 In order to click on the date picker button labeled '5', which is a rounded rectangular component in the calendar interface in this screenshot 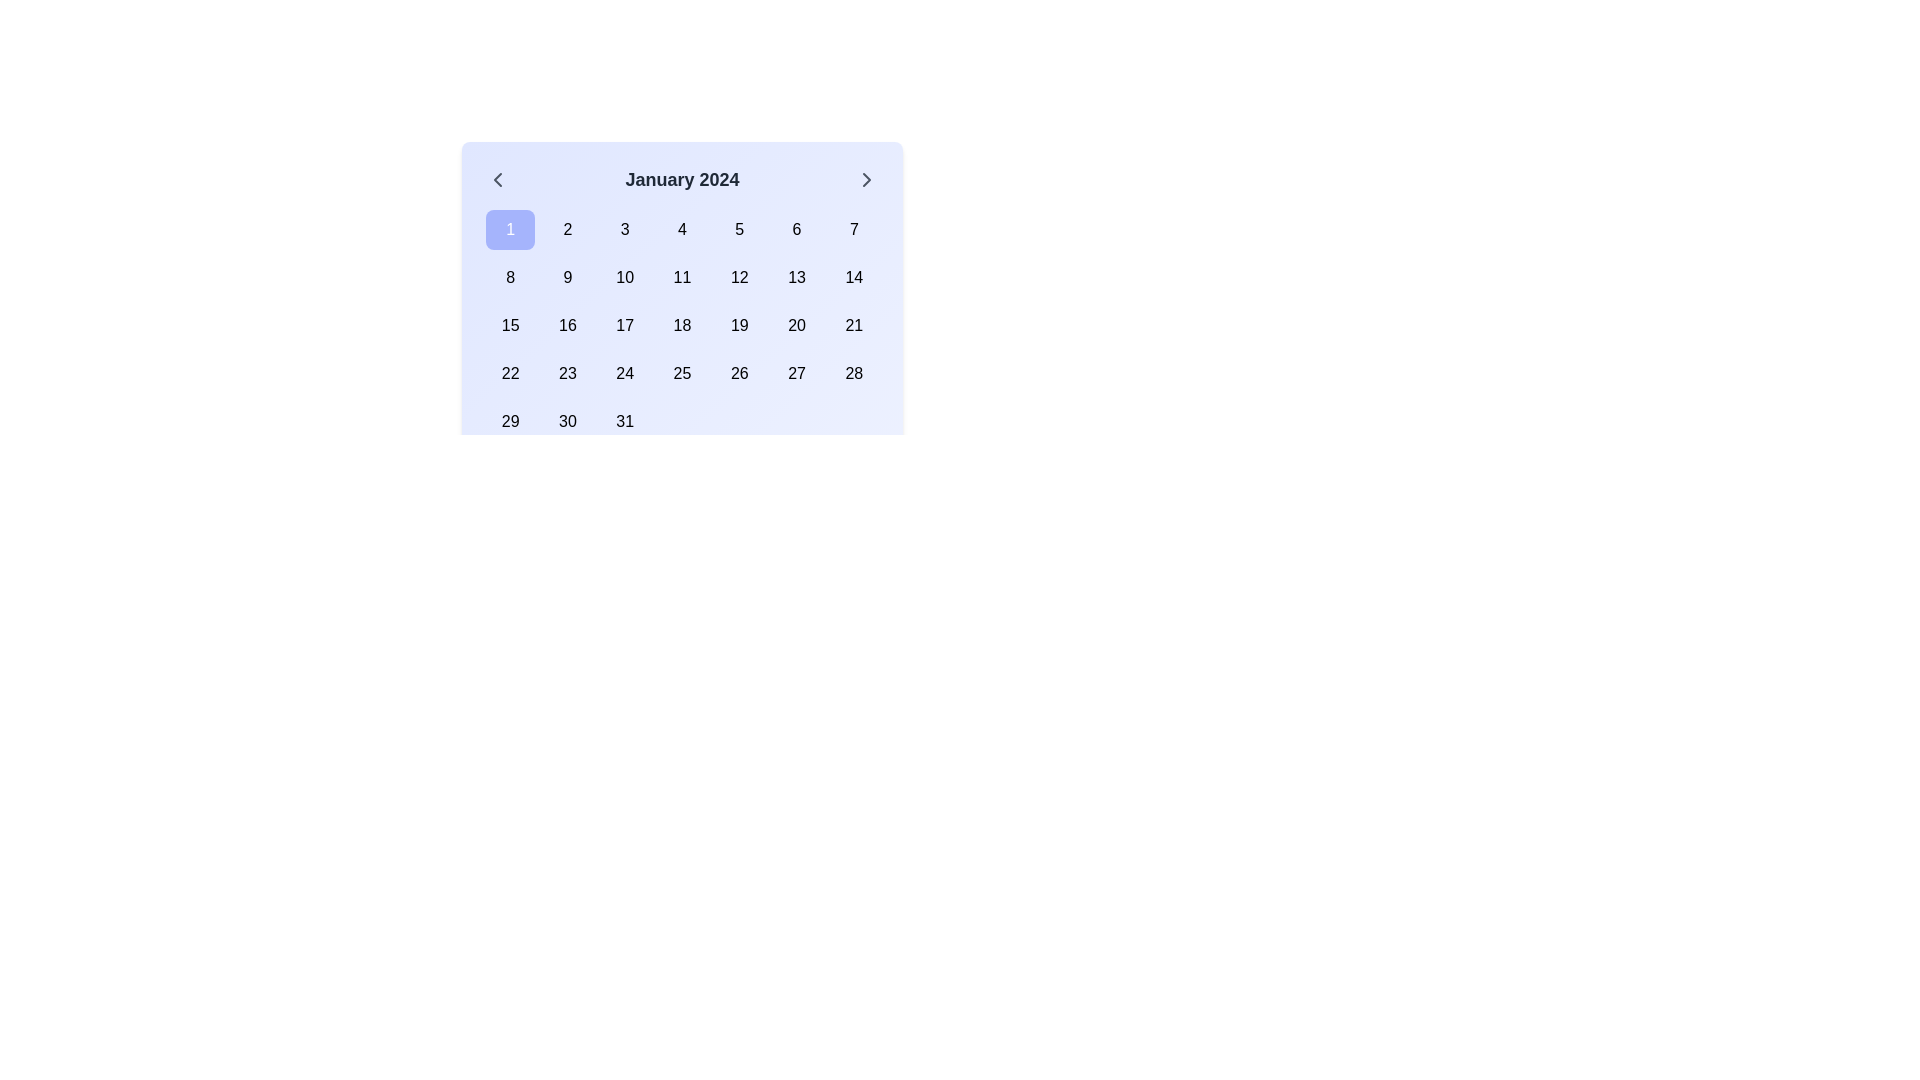, I will do `click(738, 229)`.